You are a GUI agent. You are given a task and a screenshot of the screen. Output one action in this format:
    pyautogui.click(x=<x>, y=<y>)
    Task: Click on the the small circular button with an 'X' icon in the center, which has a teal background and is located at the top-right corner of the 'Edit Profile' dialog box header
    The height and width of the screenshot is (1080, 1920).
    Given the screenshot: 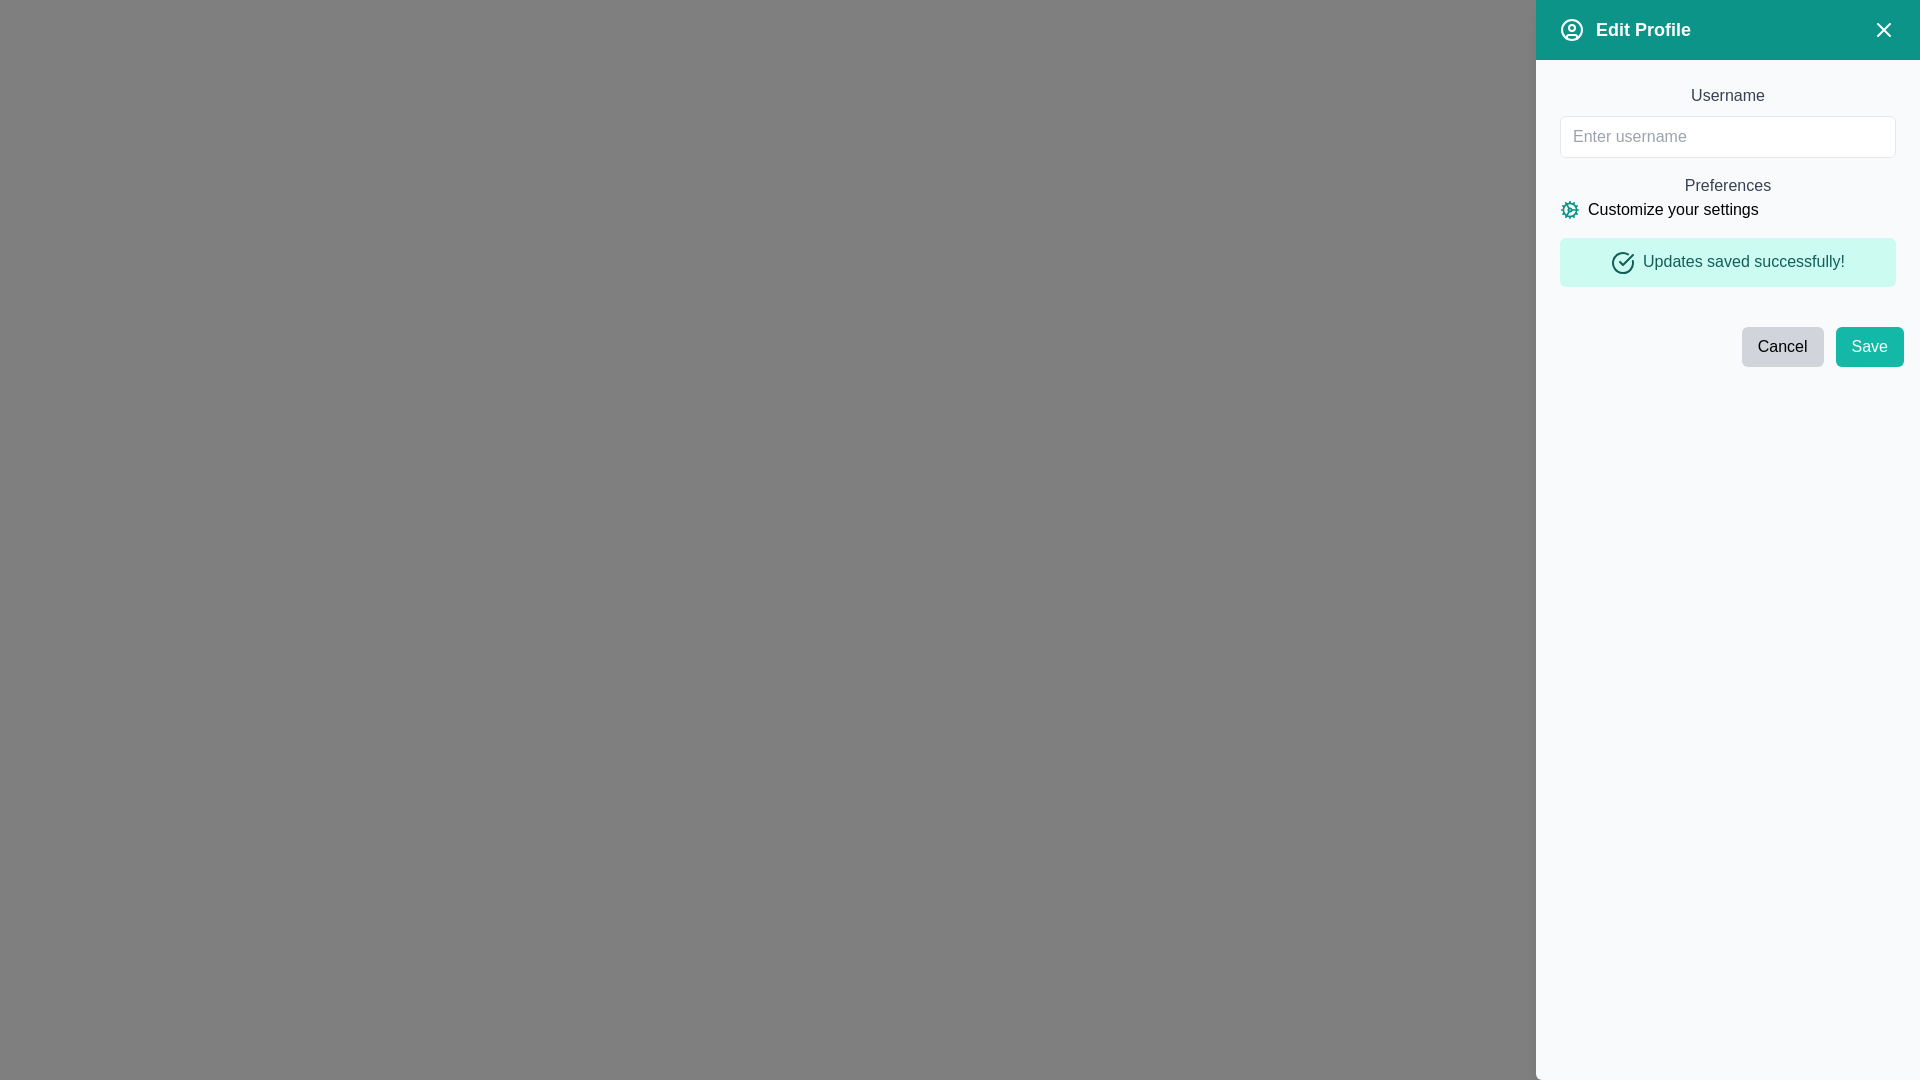 What is the action you would take?
    pyautogui.click(x=1882, y=30)
    